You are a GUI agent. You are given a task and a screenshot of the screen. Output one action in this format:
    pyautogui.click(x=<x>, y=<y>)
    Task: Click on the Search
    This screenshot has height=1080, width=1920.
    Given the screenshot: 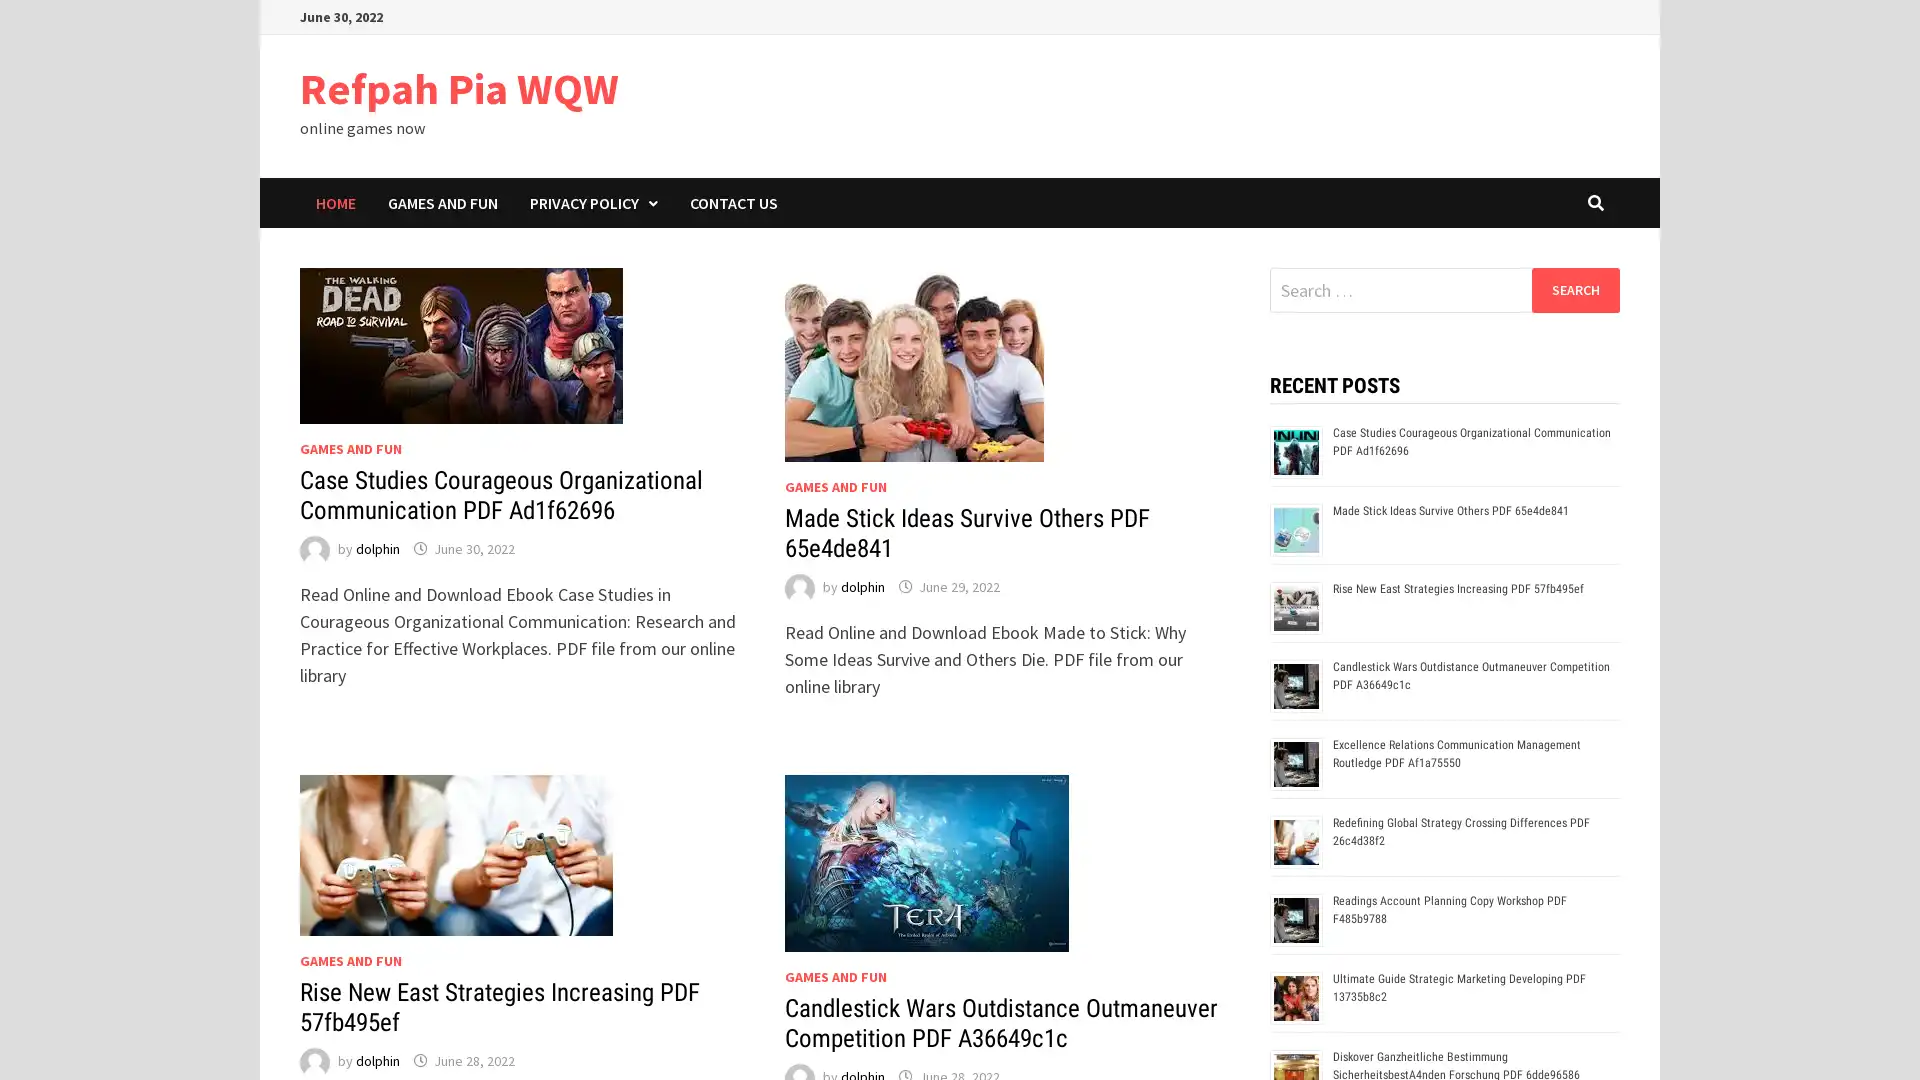 What is the action you would take?
    pyautogui.click(x=1574, y=289)
    